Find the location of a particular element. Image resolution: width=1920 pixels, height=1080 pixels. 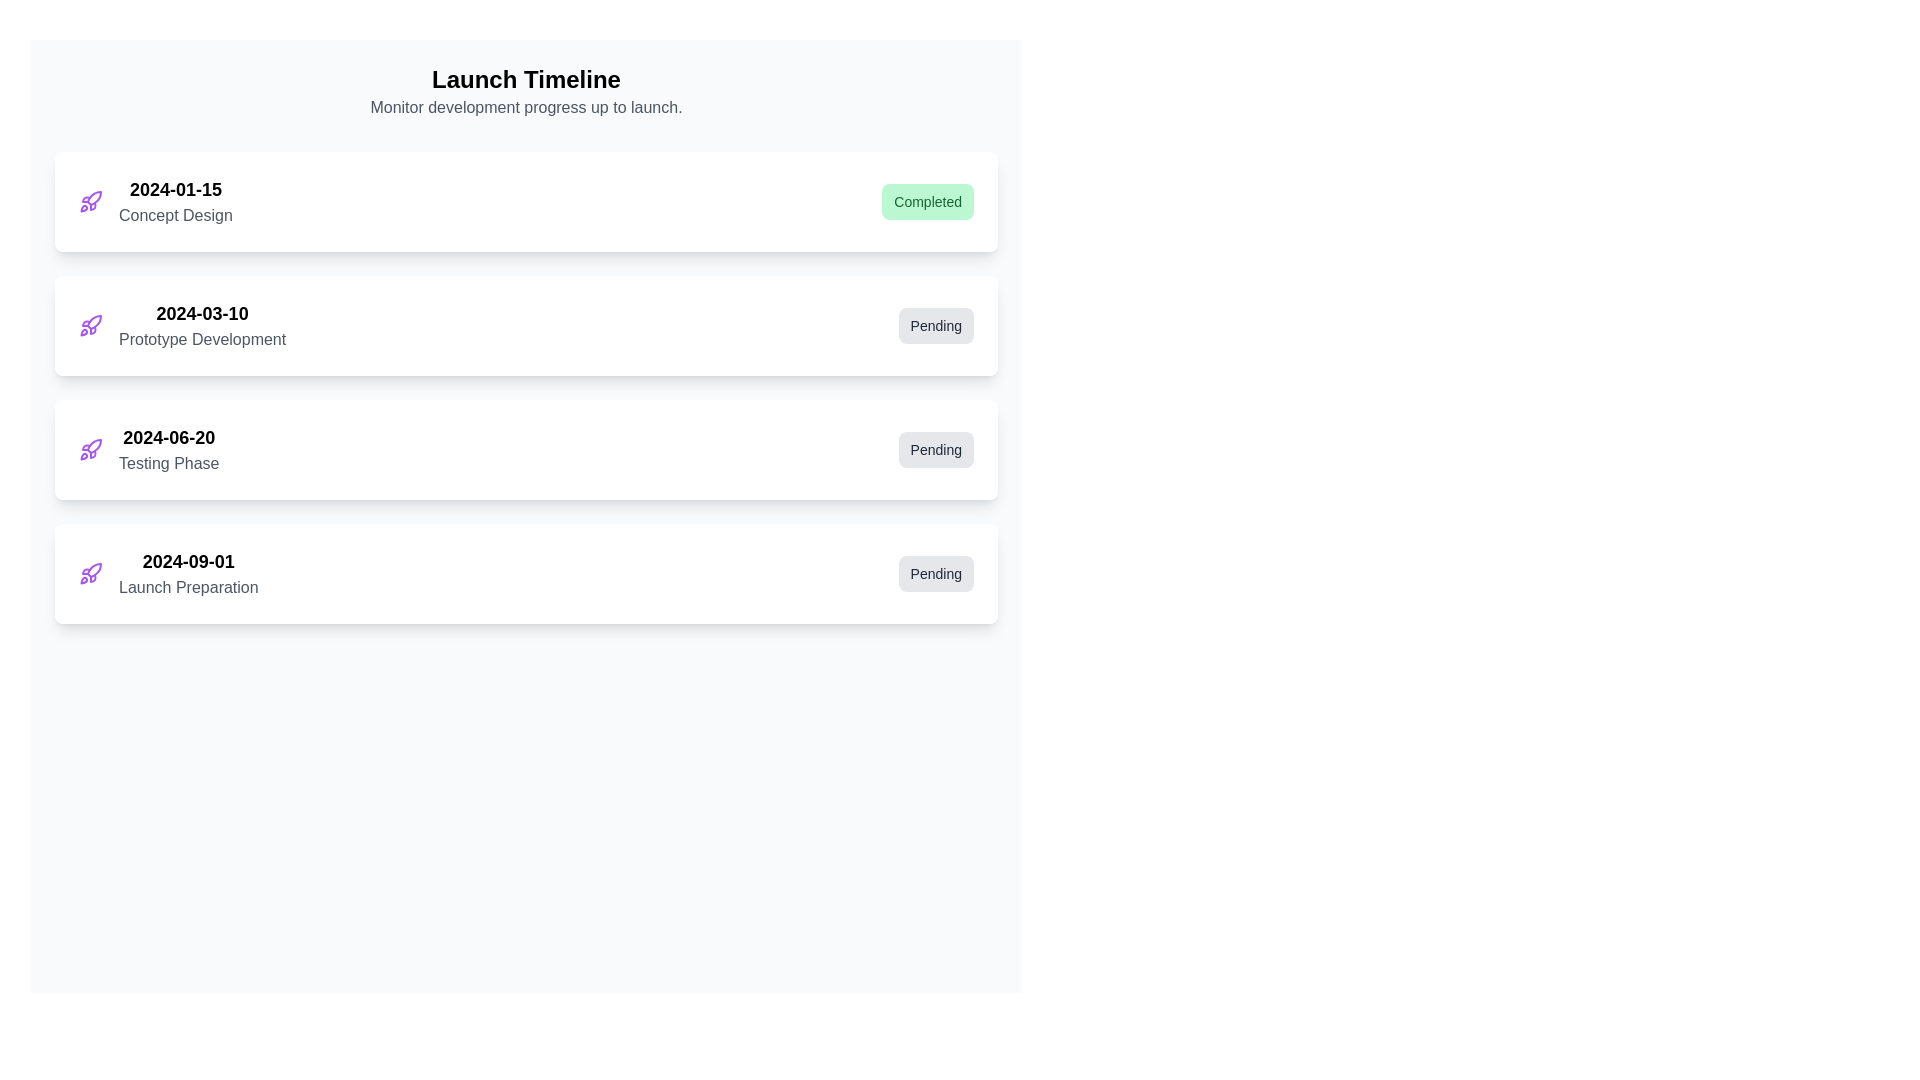

the date label for the 'Launch Preparation' event, located at the top of the fourth item in the vertical timeline list is located at coordinates (188, 562).